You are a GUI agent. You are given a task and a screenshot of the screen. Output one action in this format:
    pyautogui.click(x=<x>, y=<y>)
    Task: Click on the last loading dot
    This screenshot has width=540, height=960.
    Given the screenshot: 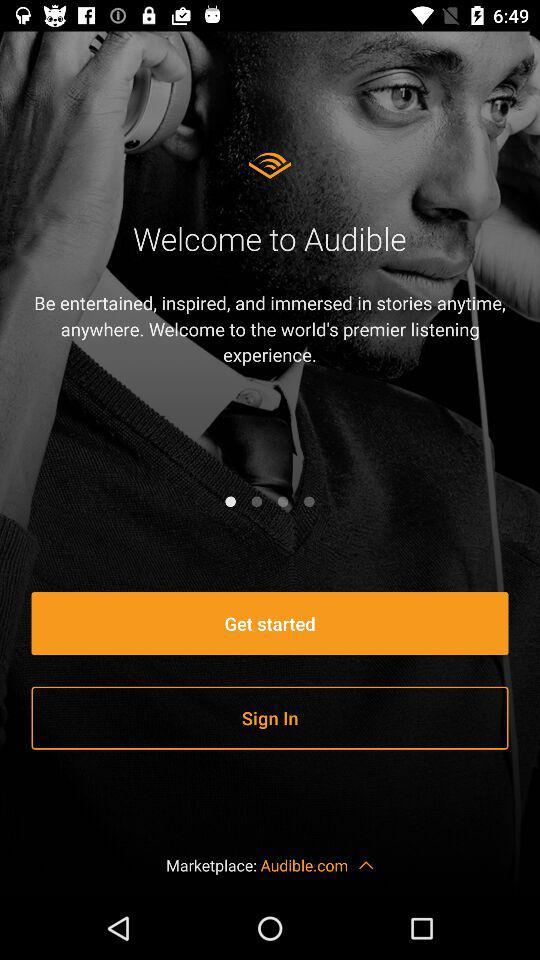 What is the action you would take?
    pyautogui.click(x=309, y=500)
    